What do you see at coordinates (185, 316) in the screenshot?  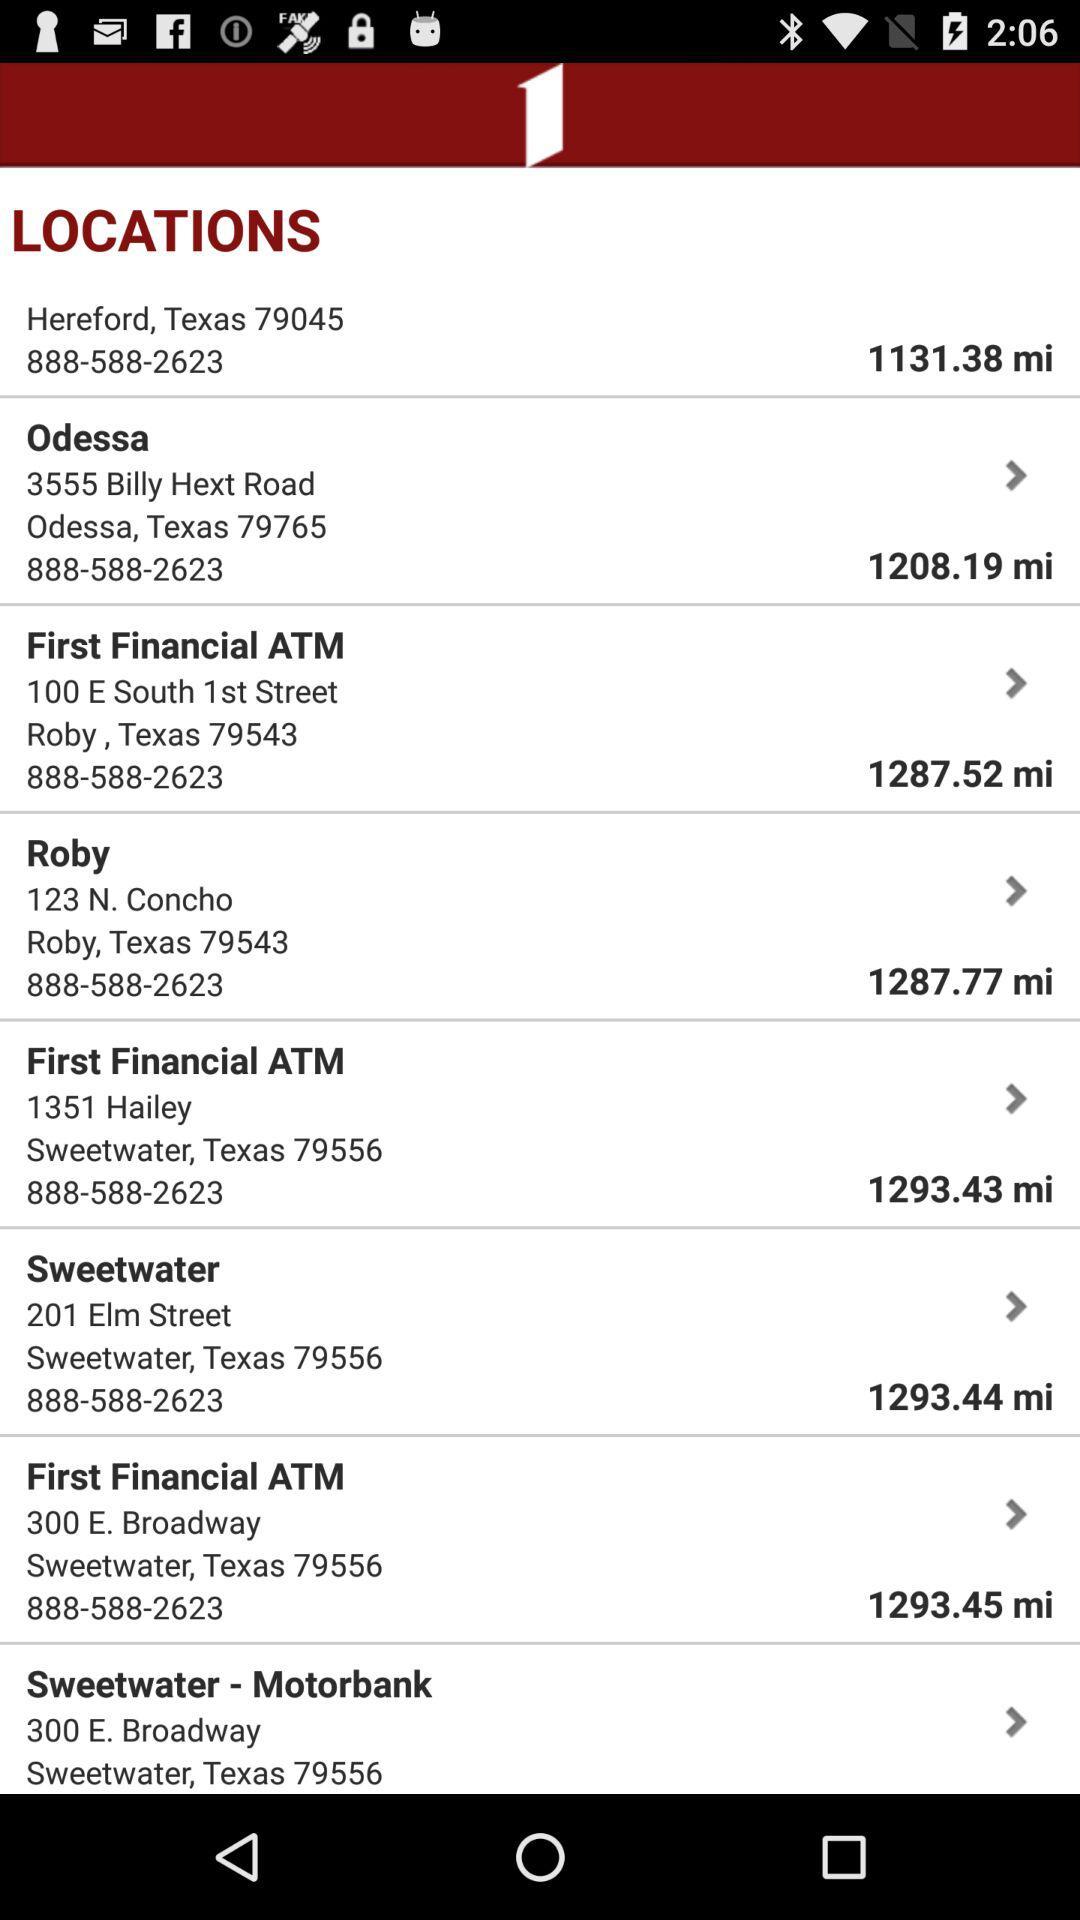 I see `the hereford, texas 79045 icon` at bounding box center [185, 316].